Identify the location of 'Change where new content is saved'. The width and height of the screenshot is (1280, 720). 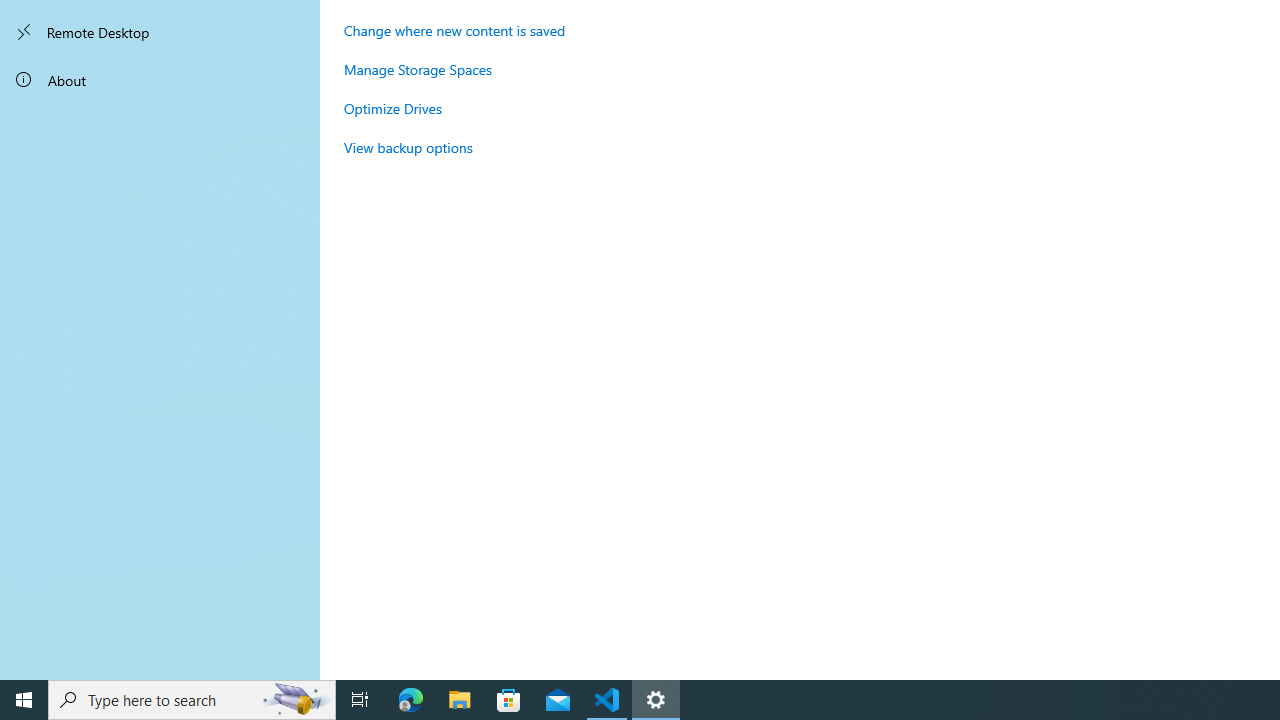
(454, 30).